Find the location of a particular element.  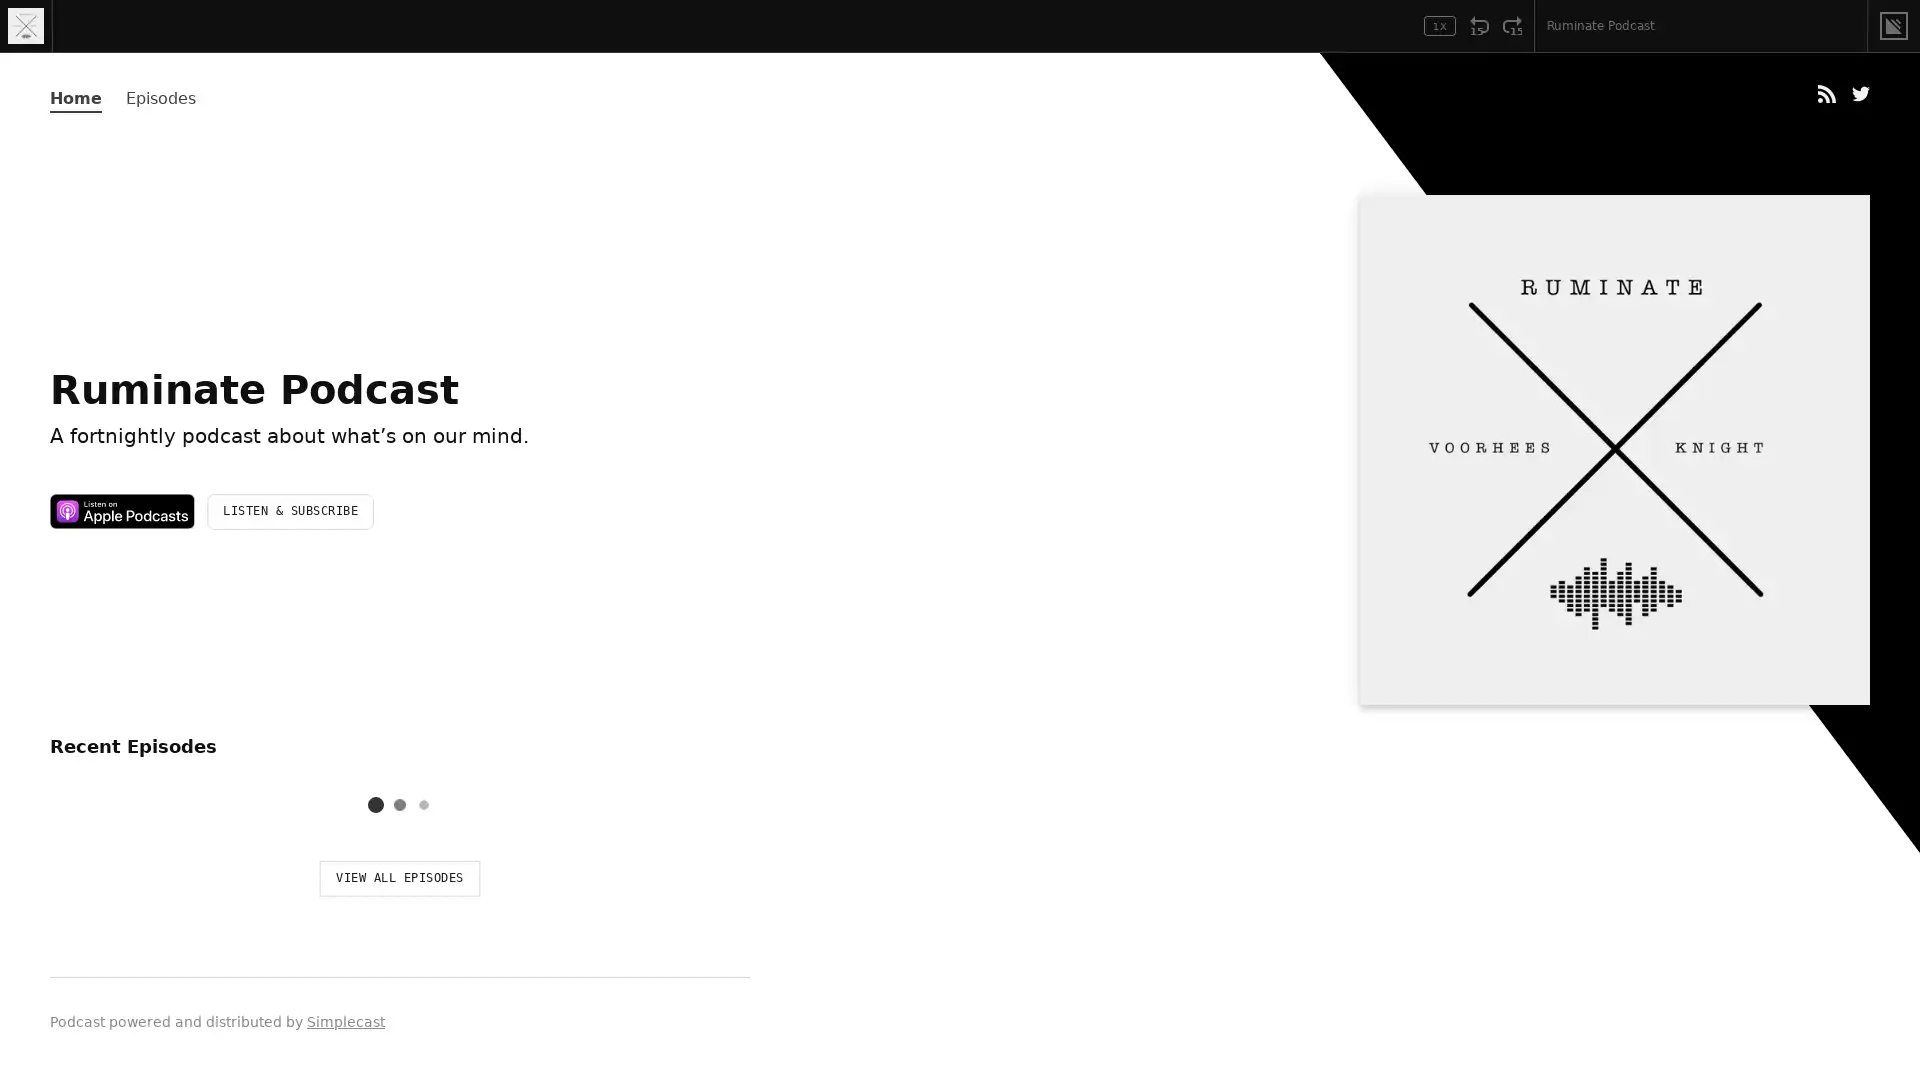

Play is located at coordinates (73, 955).